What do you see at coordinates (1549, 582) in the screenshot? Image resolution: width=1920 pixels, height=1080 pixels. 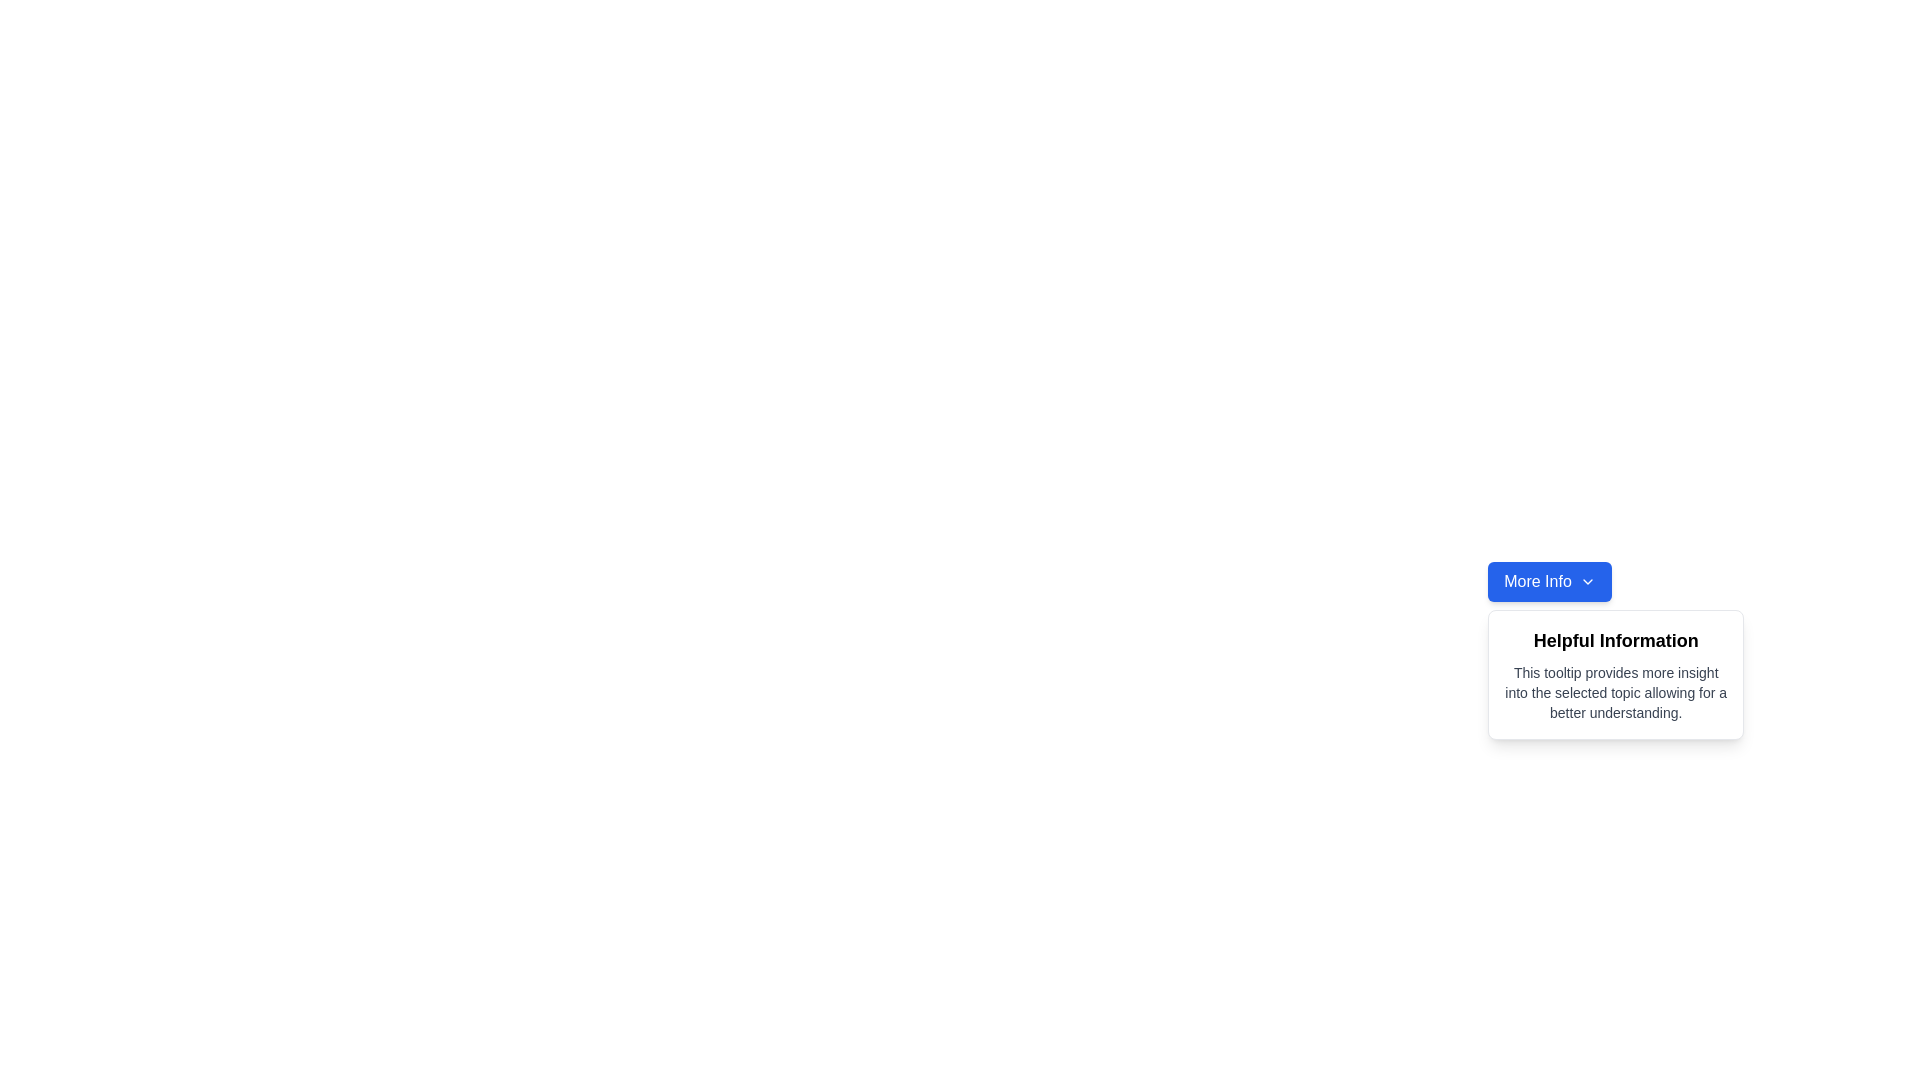 I see `the top-center button that triggers a tooltip` at bounding box center [1549, 582].